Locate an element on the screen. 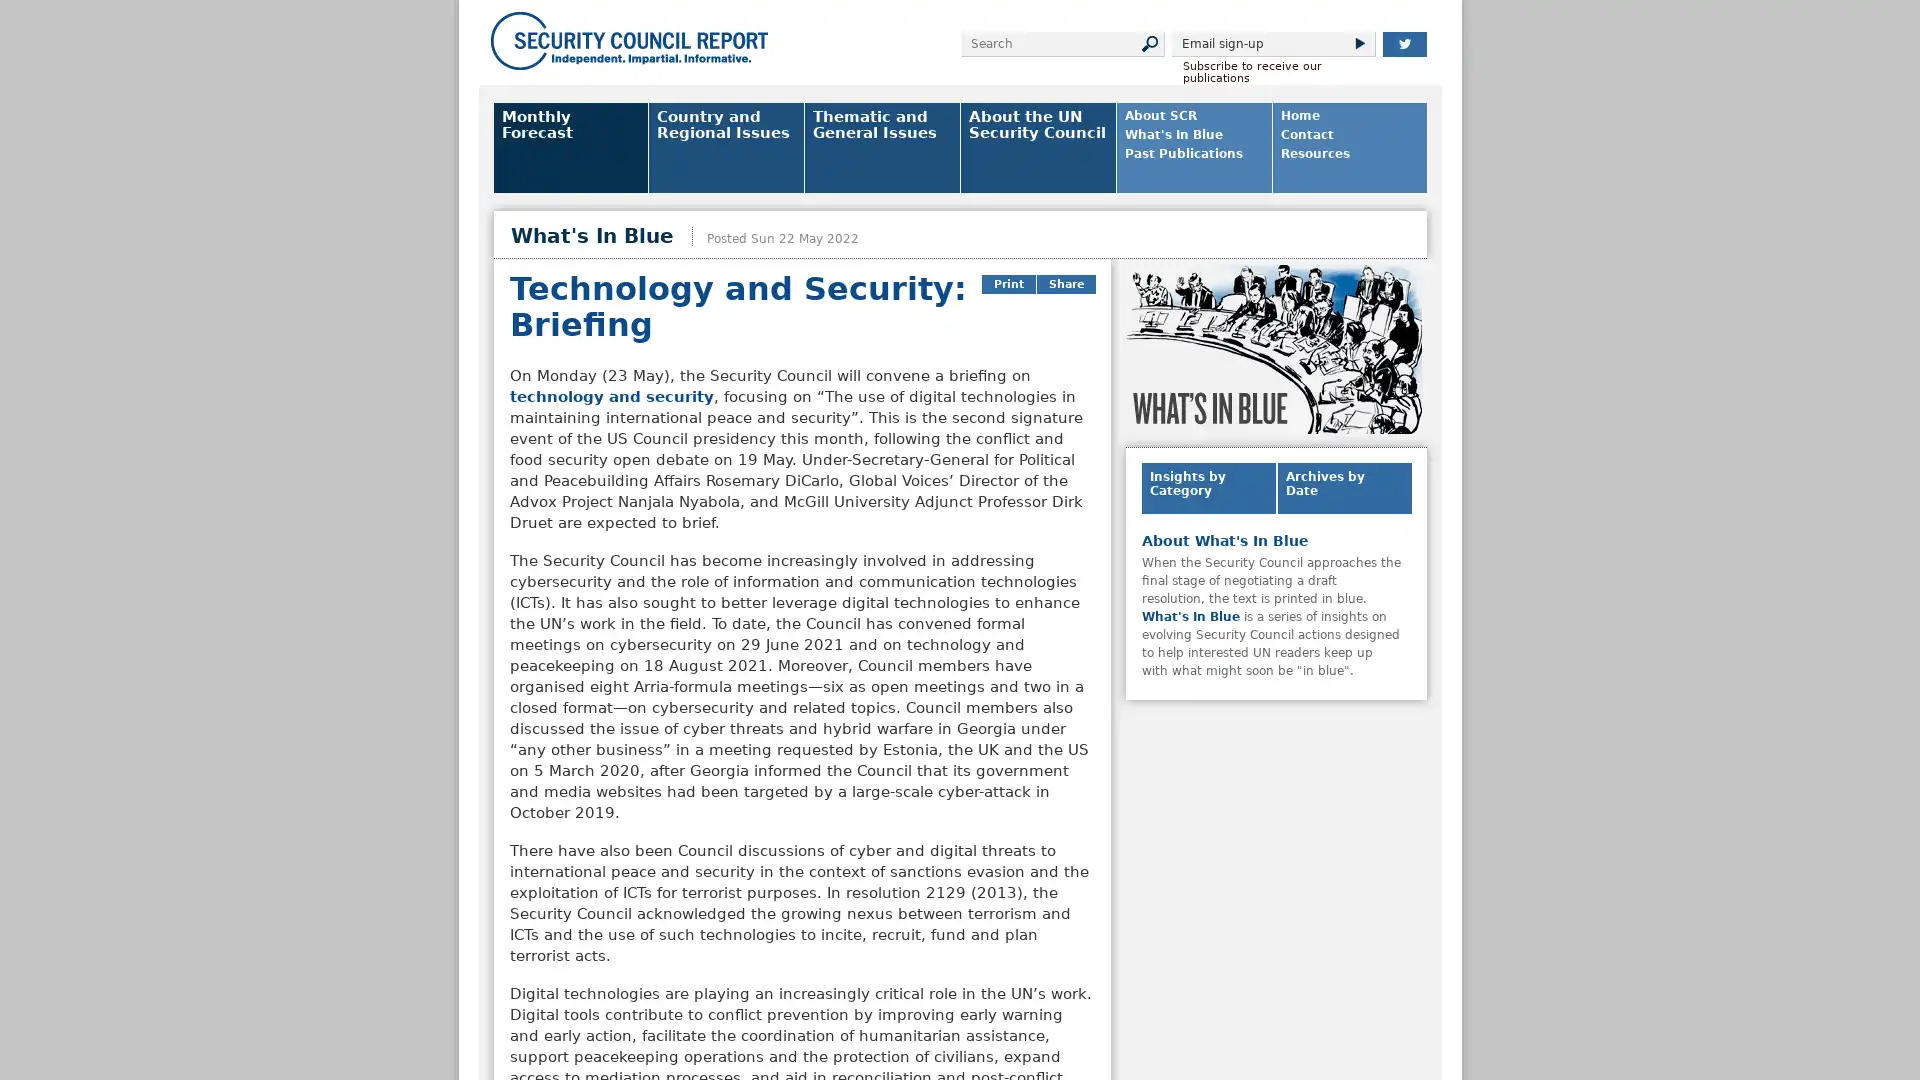 Image resolution: width=1920 pixels, height=1080 pixels. Submit is located at coordinates (1358, 43).